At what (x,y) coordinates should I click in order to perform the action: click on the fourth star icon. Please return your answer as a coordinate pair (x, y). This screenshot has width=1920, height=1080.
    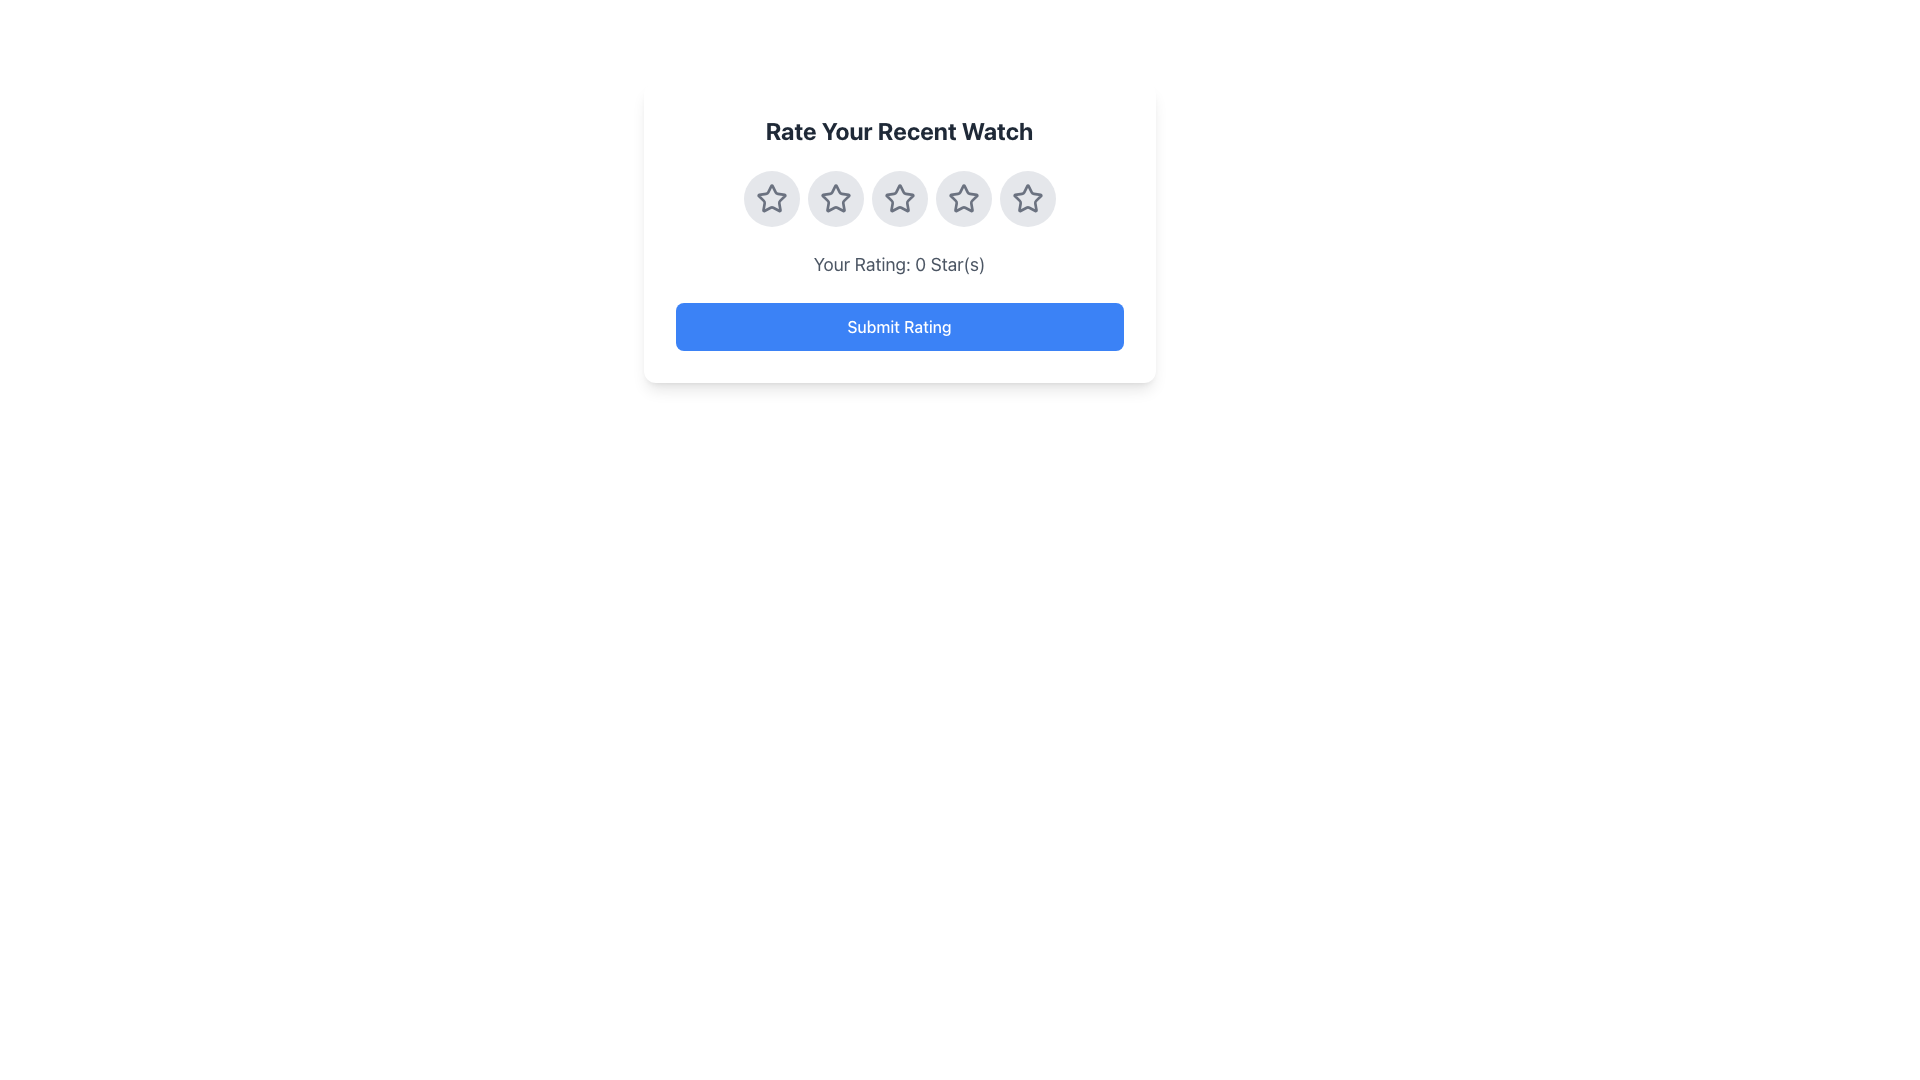
    Looking at the image, I should click on (1027, 199).